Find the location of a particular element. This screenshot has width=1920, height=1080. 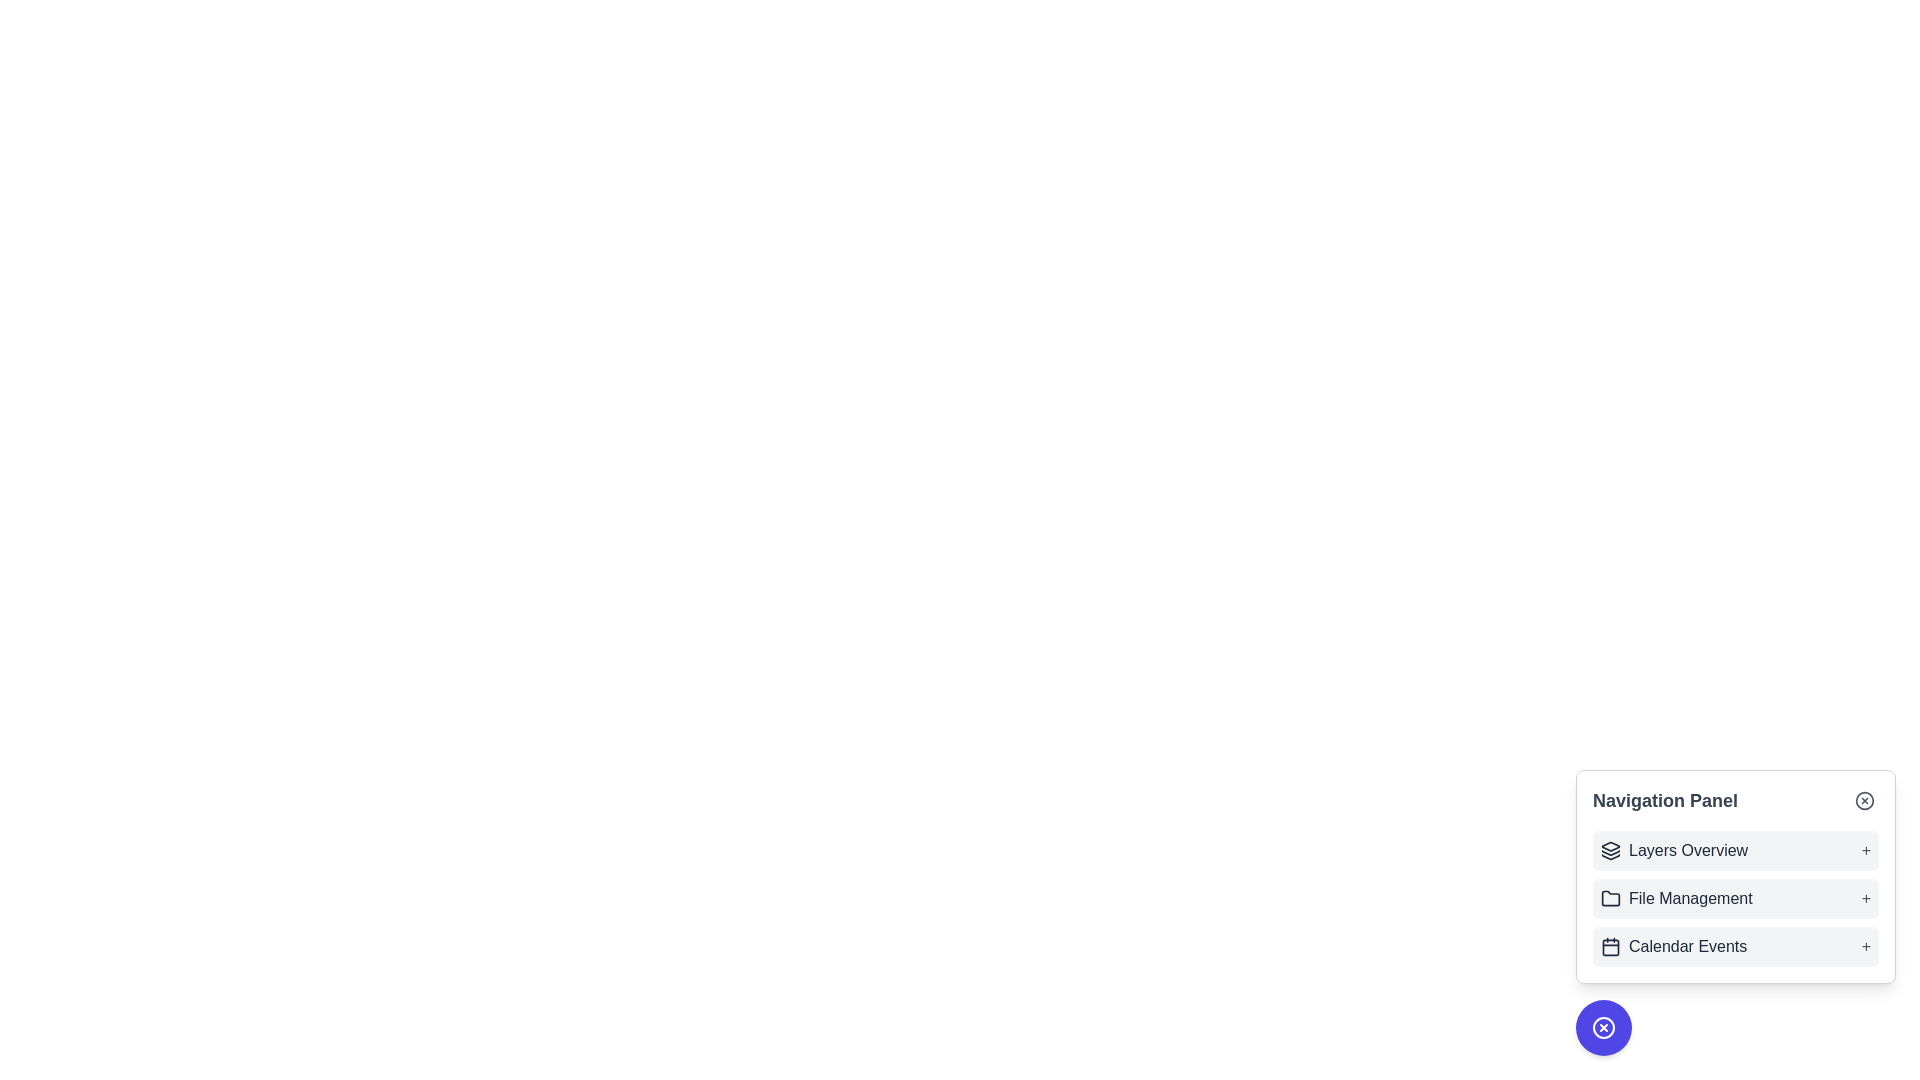

the second item in the navigation list for managing files, located in the center of the right-side navigation panel is located at coordinates (1735, 897).